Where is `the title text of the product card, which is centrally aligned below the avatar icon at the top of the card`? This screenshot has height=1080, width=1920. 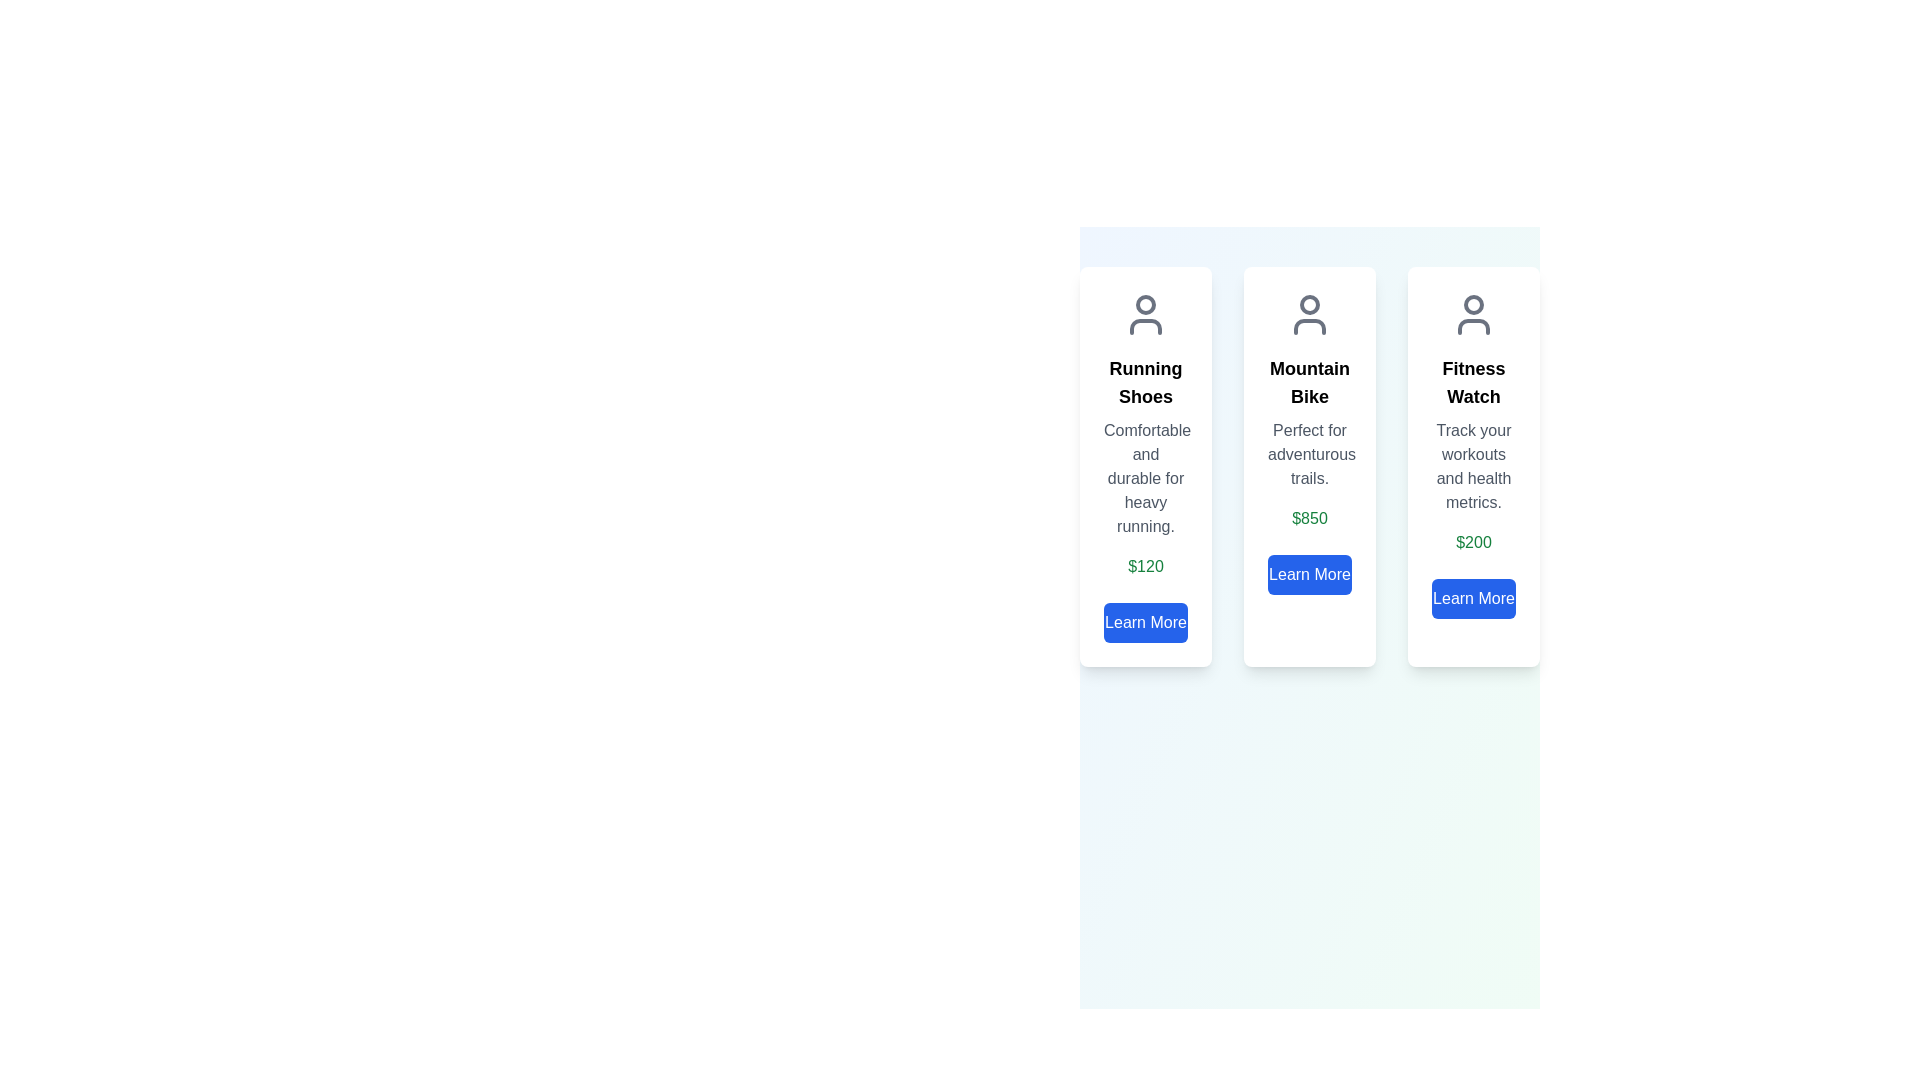 the title text of the product card, which is centrally aligned below the avatar icon at the top of the card is located at coordinates (1146, 382).